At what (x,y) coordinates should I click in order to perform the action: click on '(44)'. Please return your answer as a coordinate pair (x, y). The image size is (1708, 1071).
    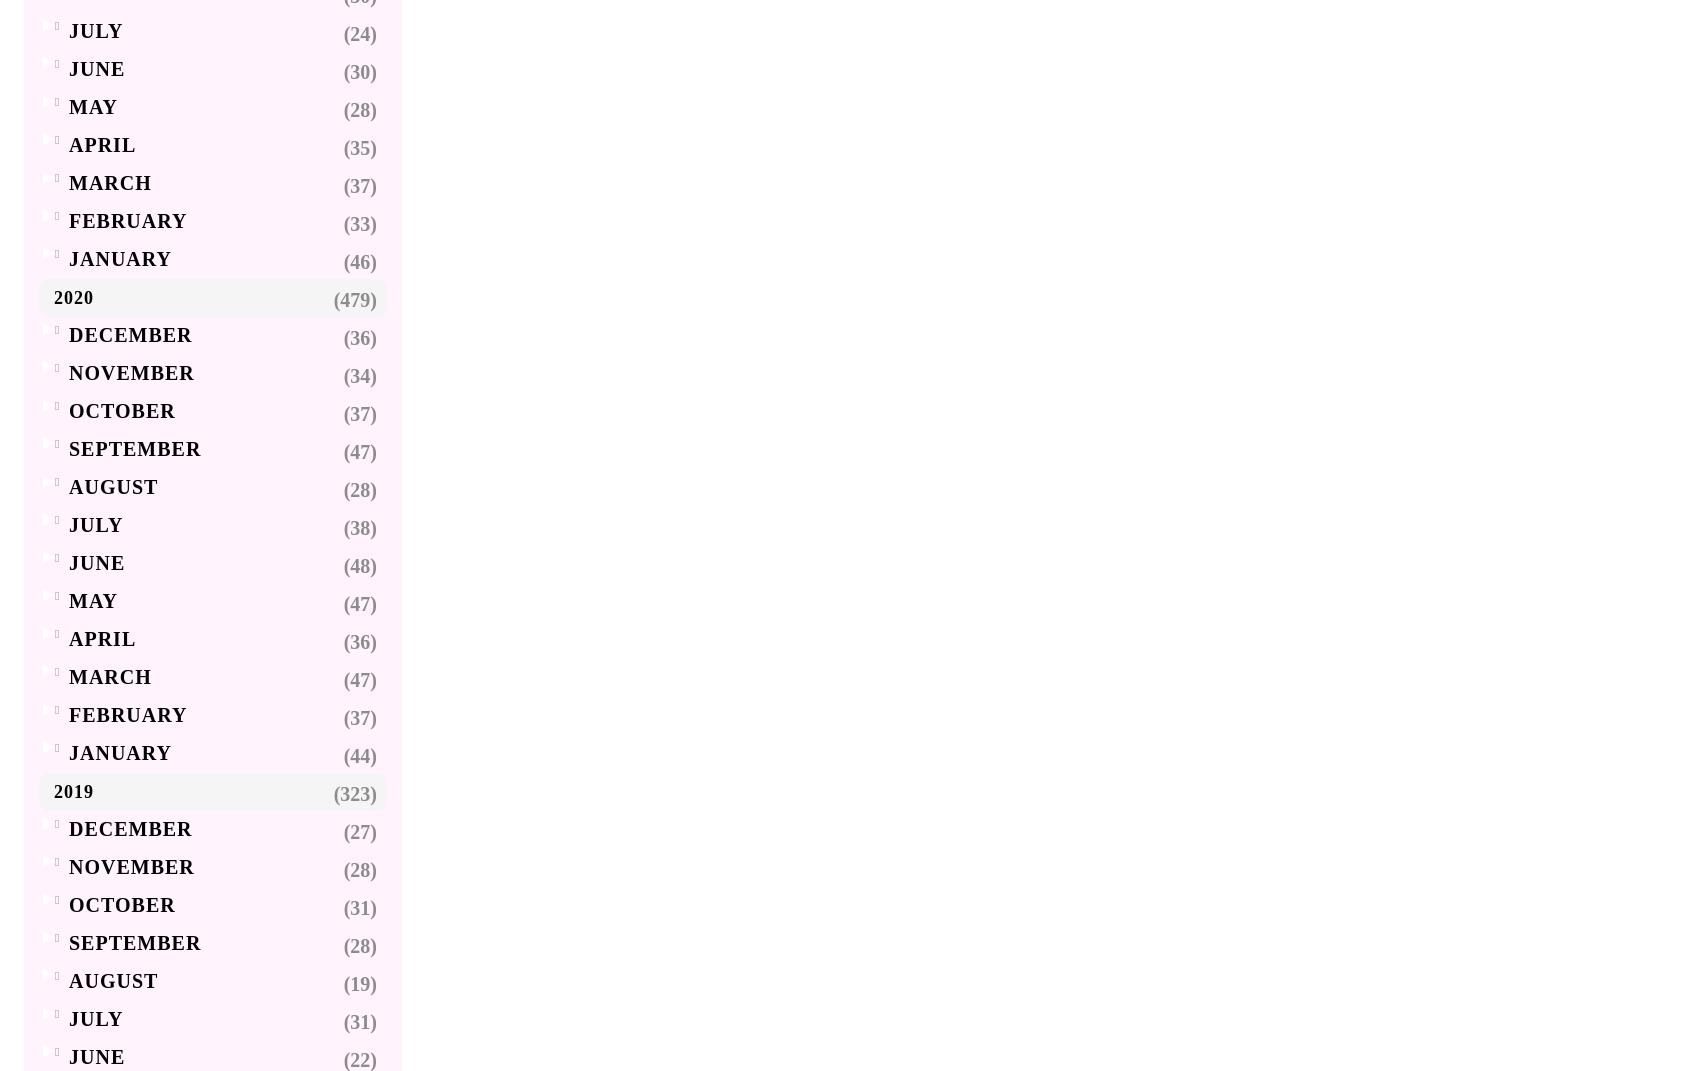
    Looking at the image, I should click on (360, 756).